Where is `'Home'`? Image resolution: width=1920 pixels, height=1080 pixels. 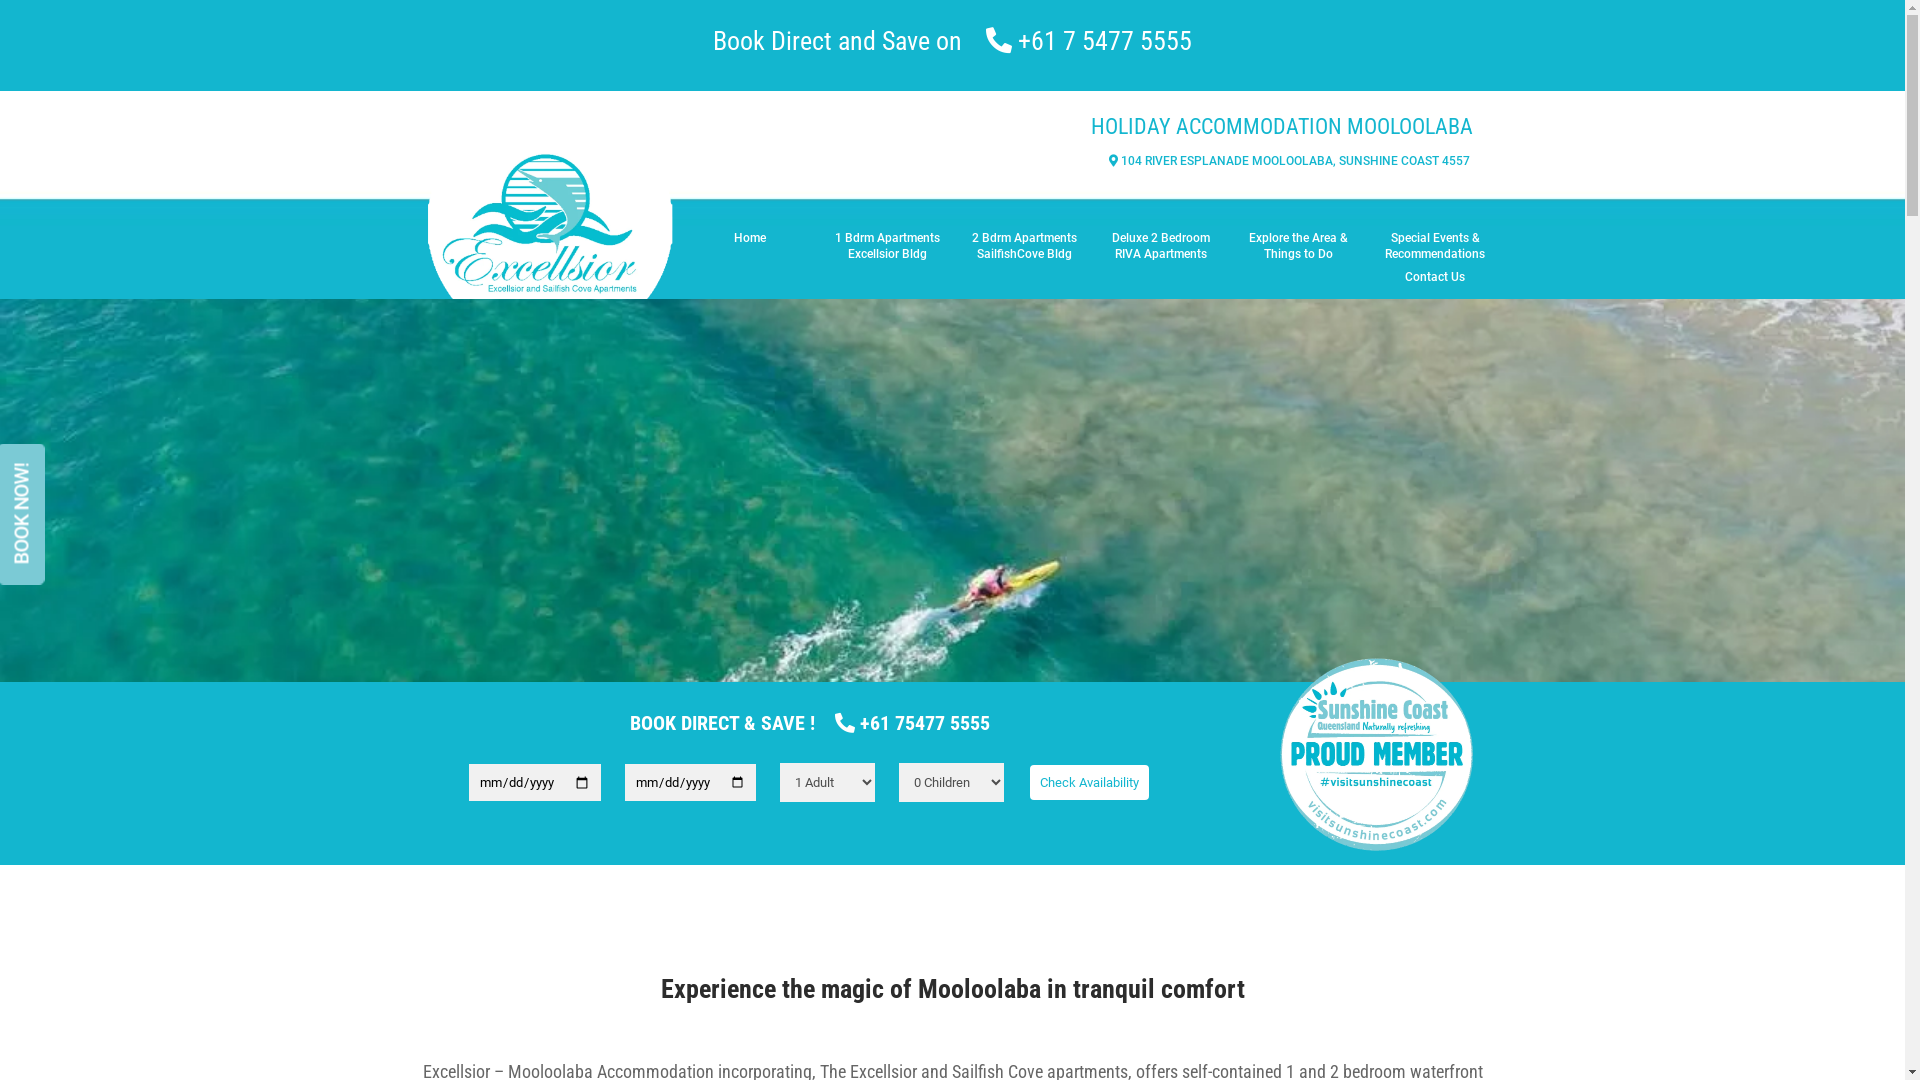
'Home' is located at coordinates (748, 245).